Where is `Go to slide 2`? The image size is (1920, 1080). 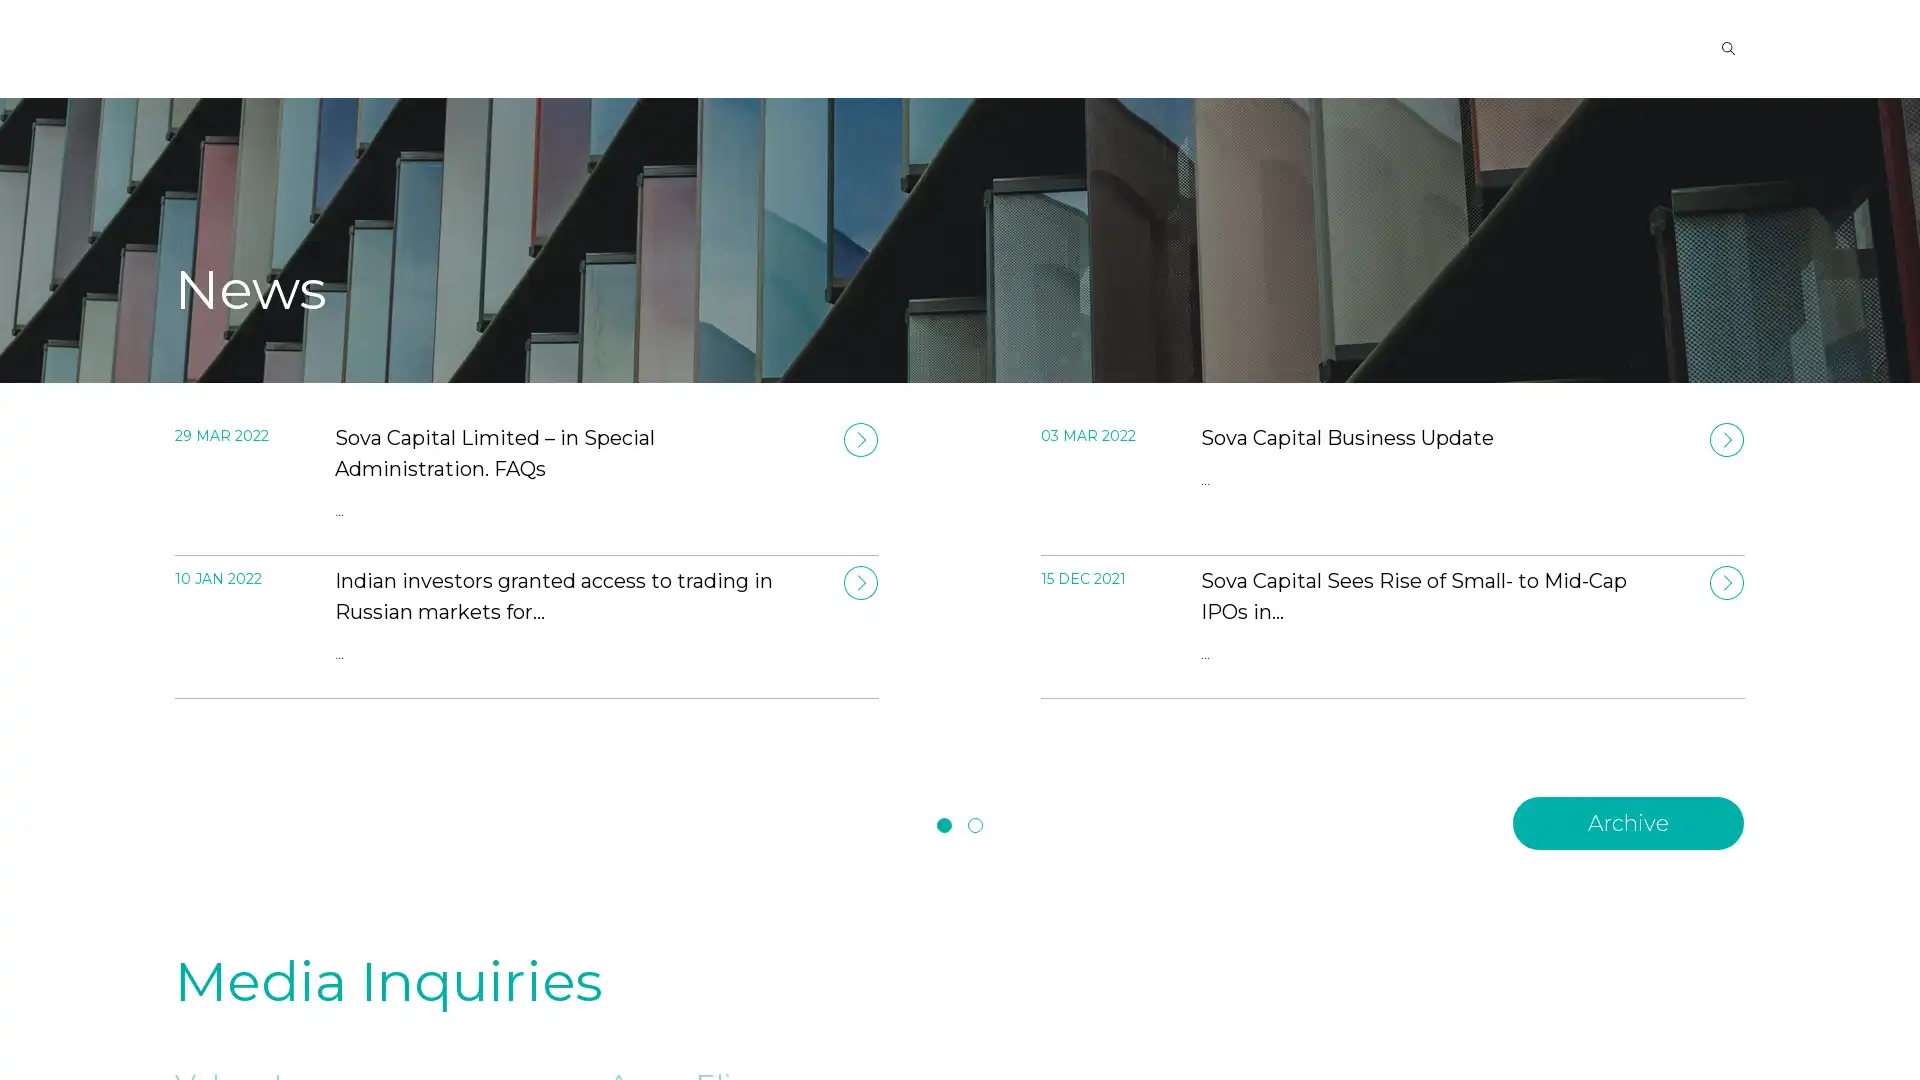
Go to slide 2 is located at coordinates (975, 825).